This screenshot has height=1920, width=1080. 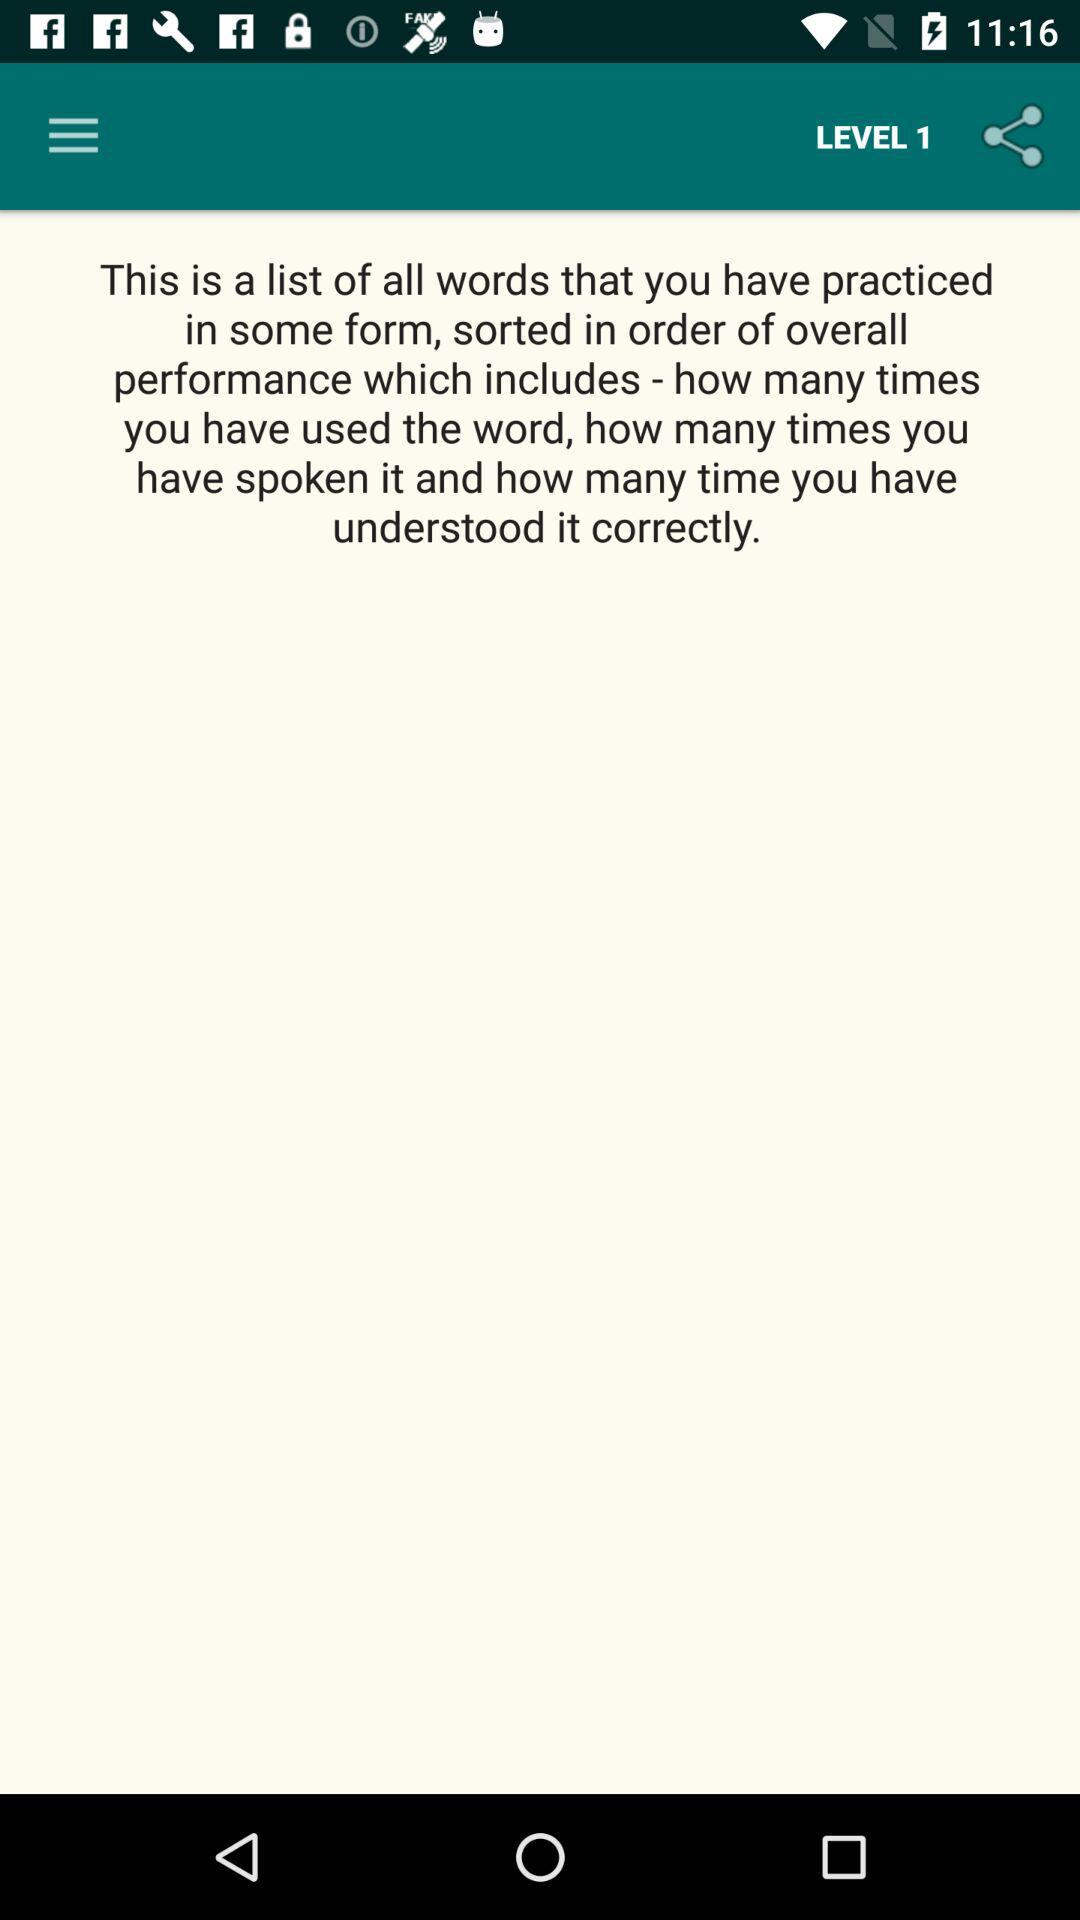 I want to click on icon below the this is a icon, so click(x=540, y=1174).